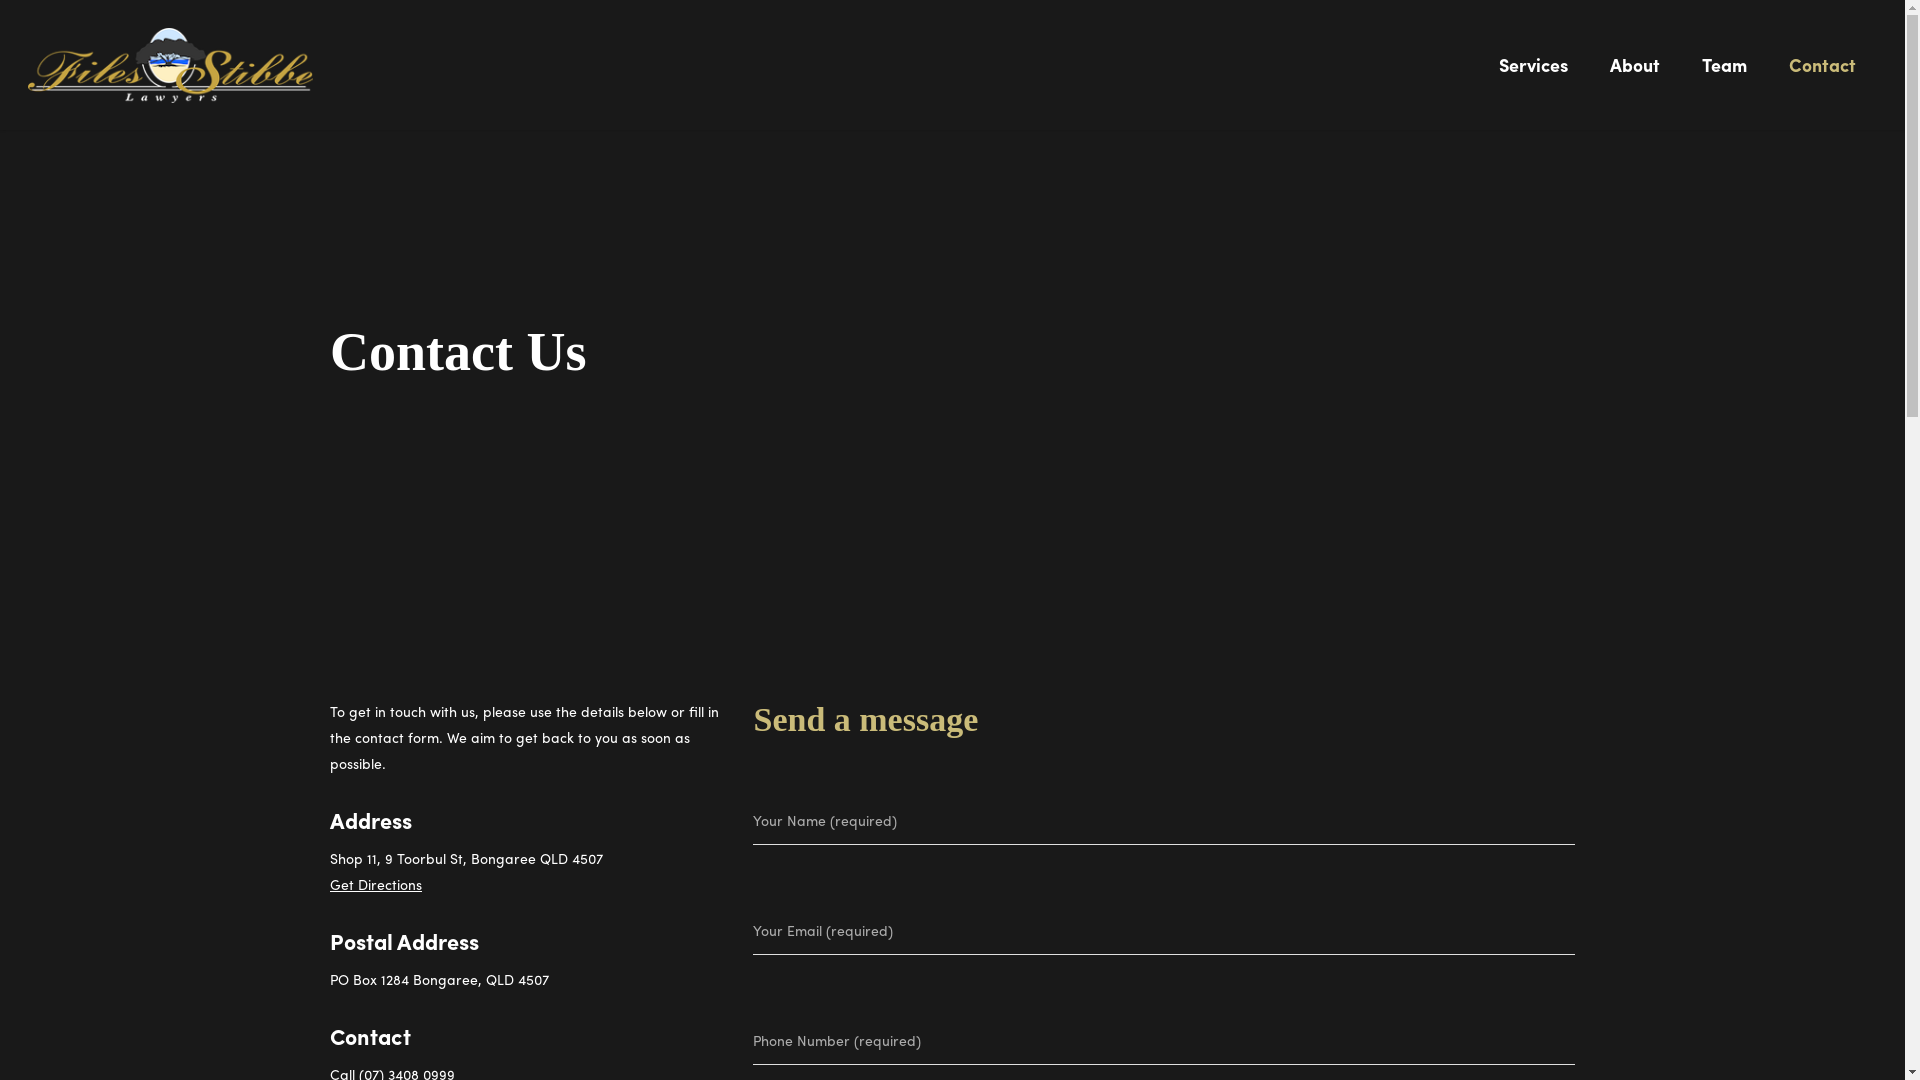  Describe the element at coordinates (1723, 77) in the screenshot. I see `'Team'` at that location.